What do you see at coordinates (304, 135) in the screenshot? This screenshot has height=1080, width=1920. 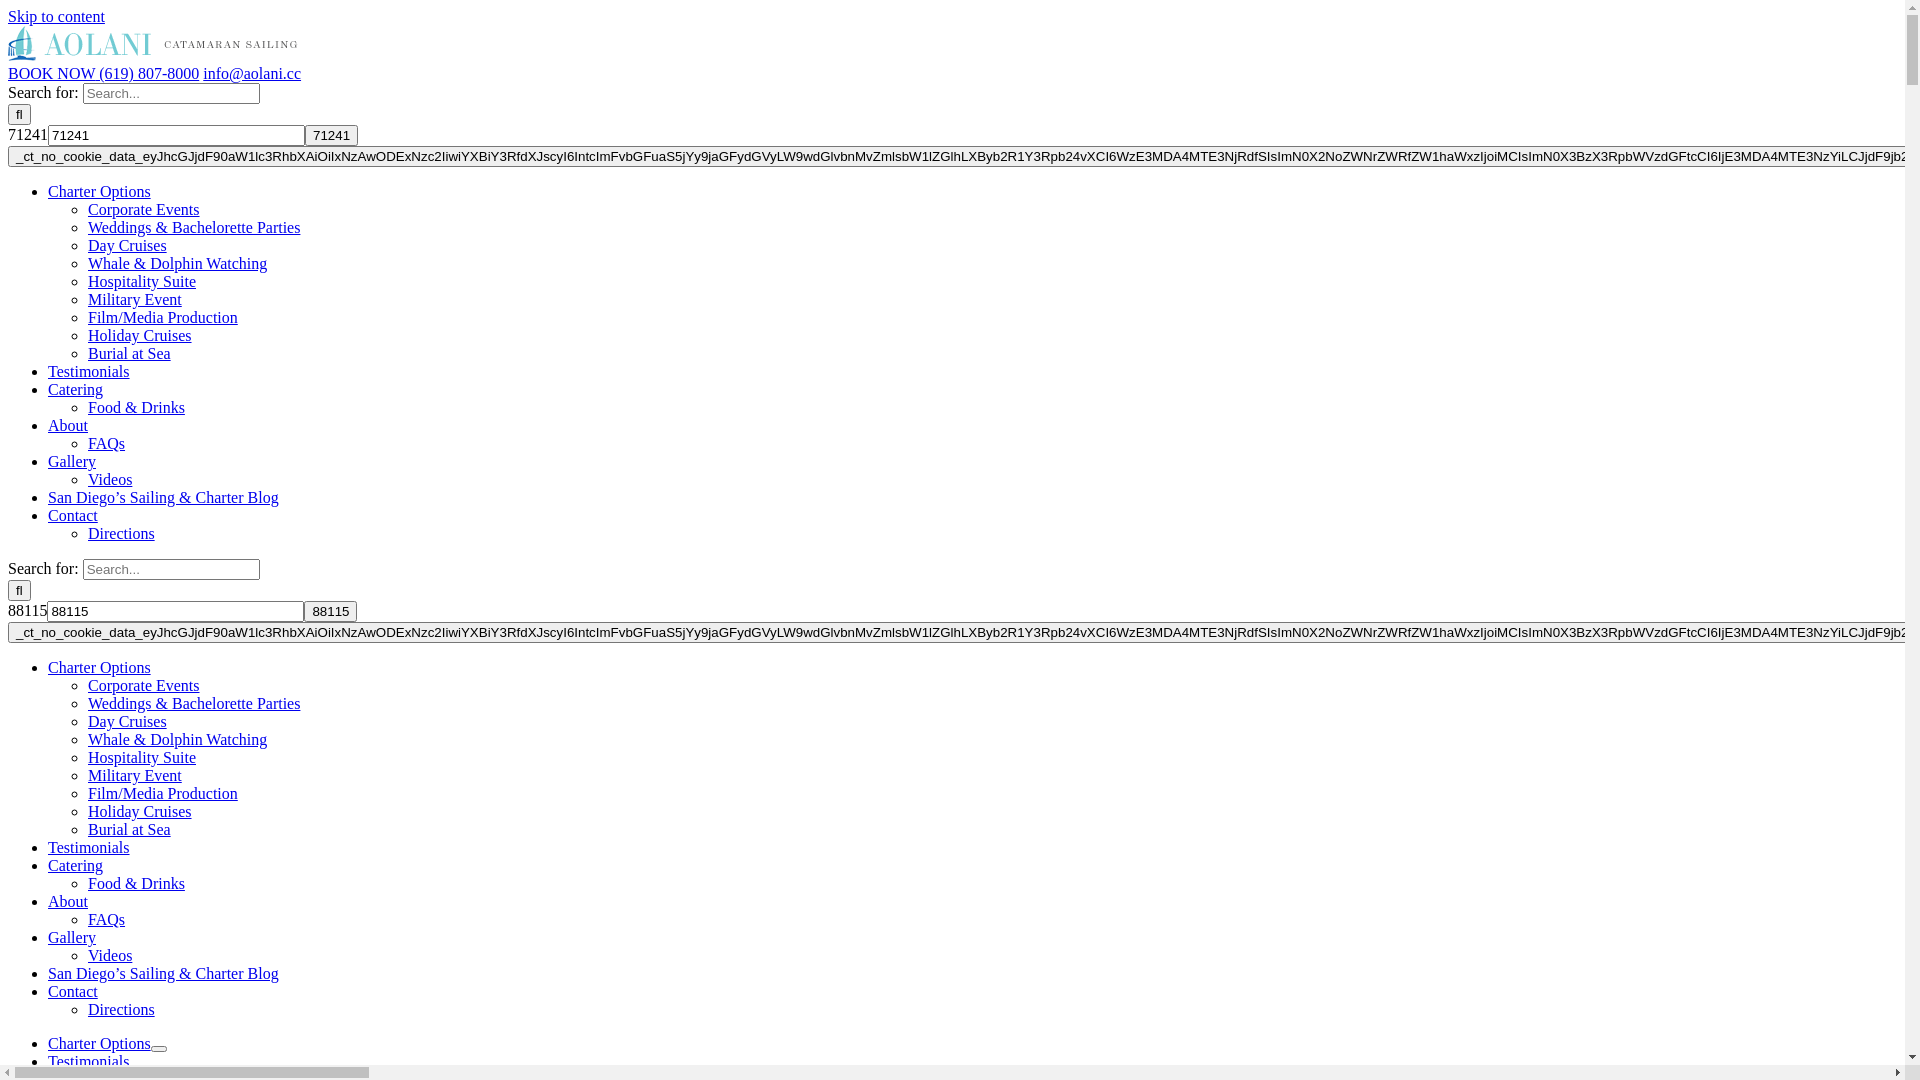 I see `'71241'` at bounding box center [304, 135].